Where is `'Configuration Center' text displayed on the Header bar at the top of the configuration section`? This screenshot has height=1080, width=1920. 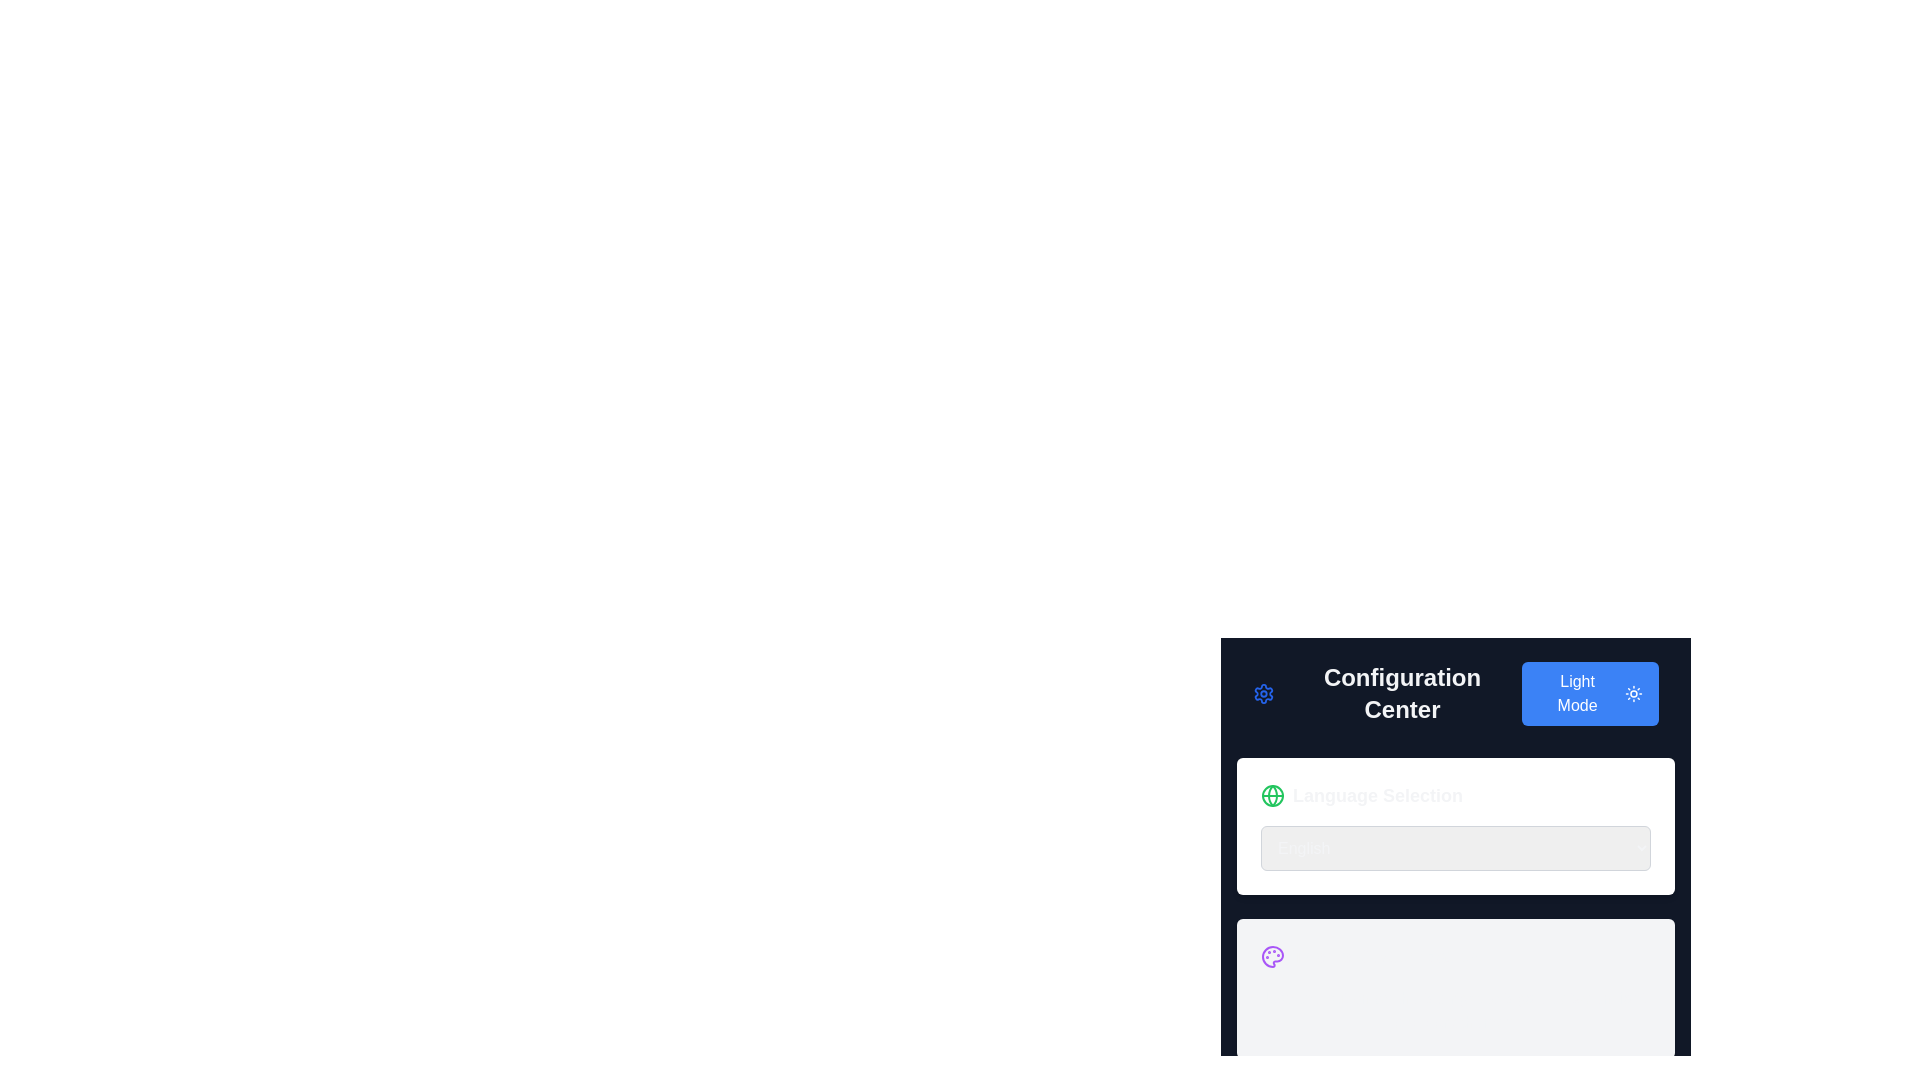 'Configuration Center' text displayed on the Header bar at the top of the configuration section is located at coordinates (1455, 693).